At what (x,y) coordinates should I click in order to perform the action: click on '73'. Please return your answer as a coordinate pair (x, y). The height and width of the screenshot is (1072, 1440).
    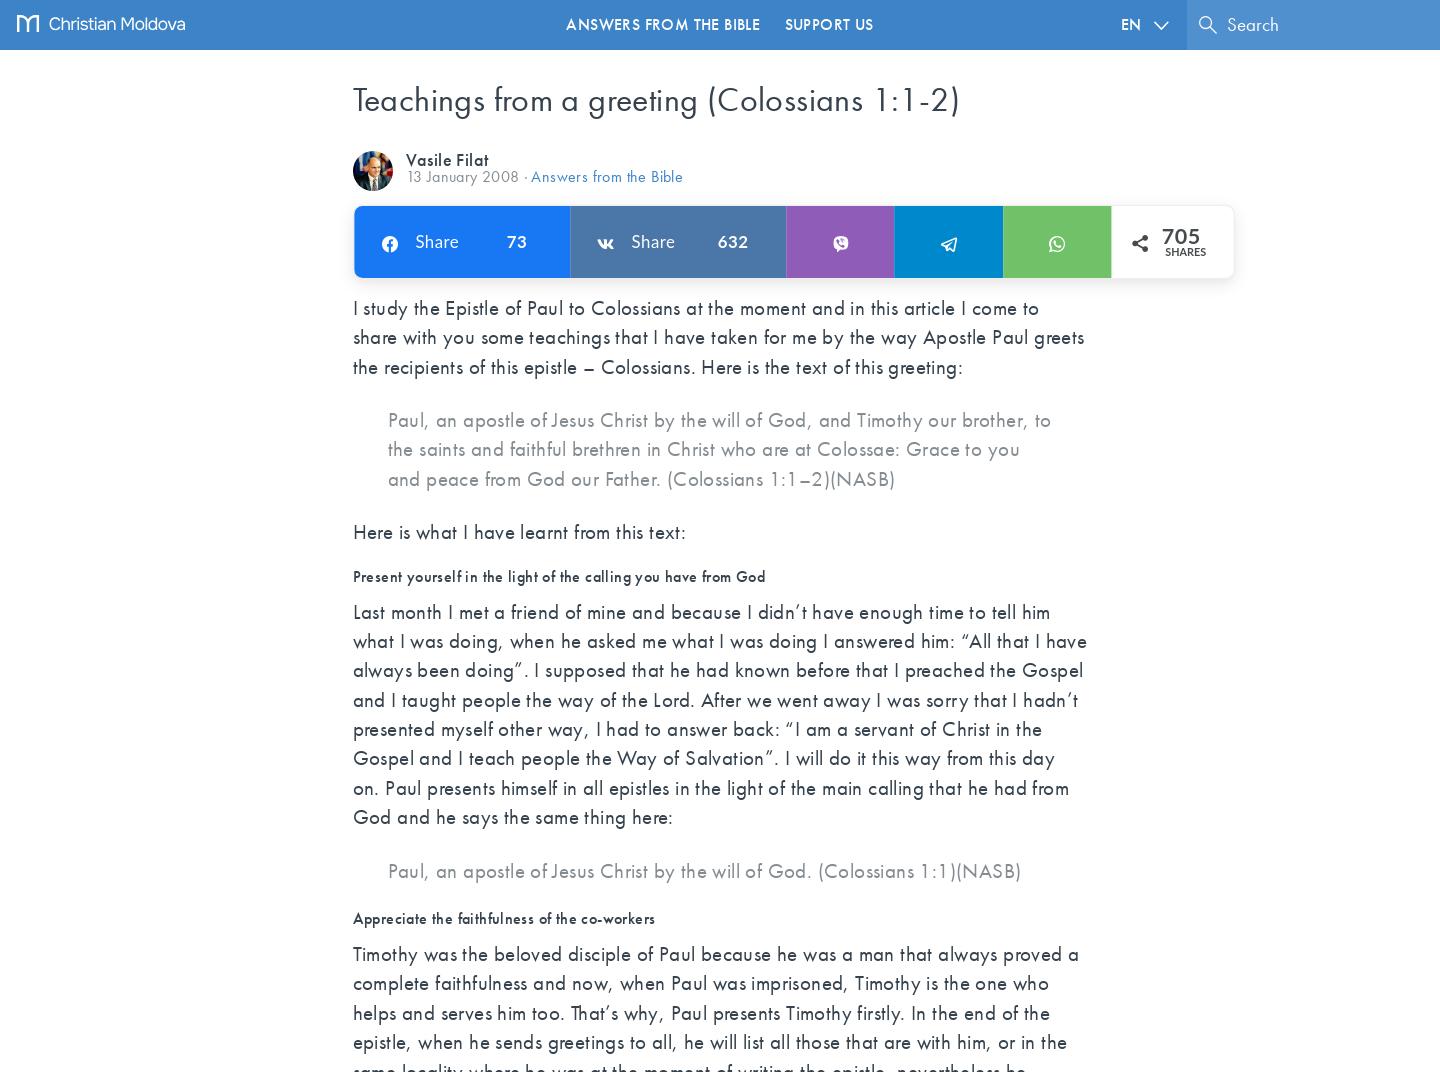
    Looking at the image, I should click on (505, 242).